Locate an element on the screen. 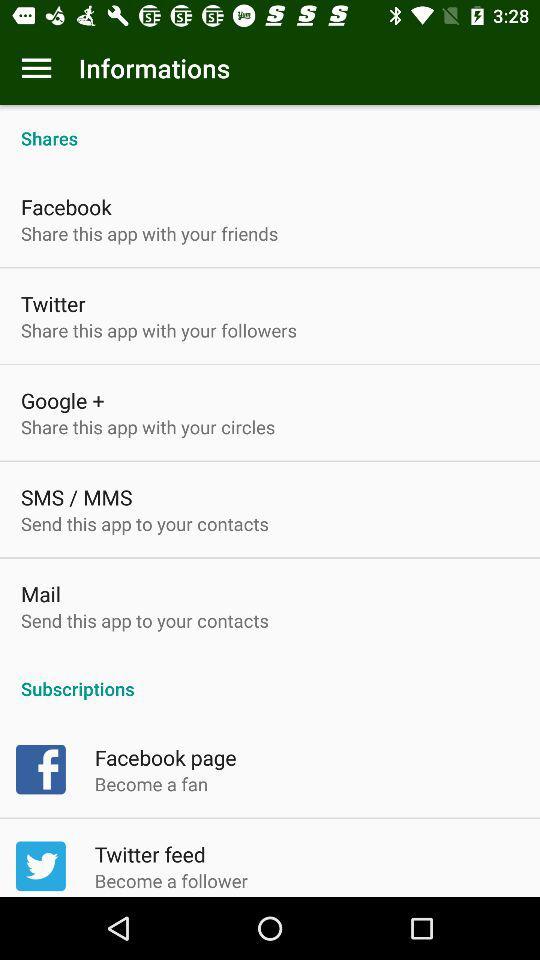  subscriptions icon is located at coordinates (270, 678).